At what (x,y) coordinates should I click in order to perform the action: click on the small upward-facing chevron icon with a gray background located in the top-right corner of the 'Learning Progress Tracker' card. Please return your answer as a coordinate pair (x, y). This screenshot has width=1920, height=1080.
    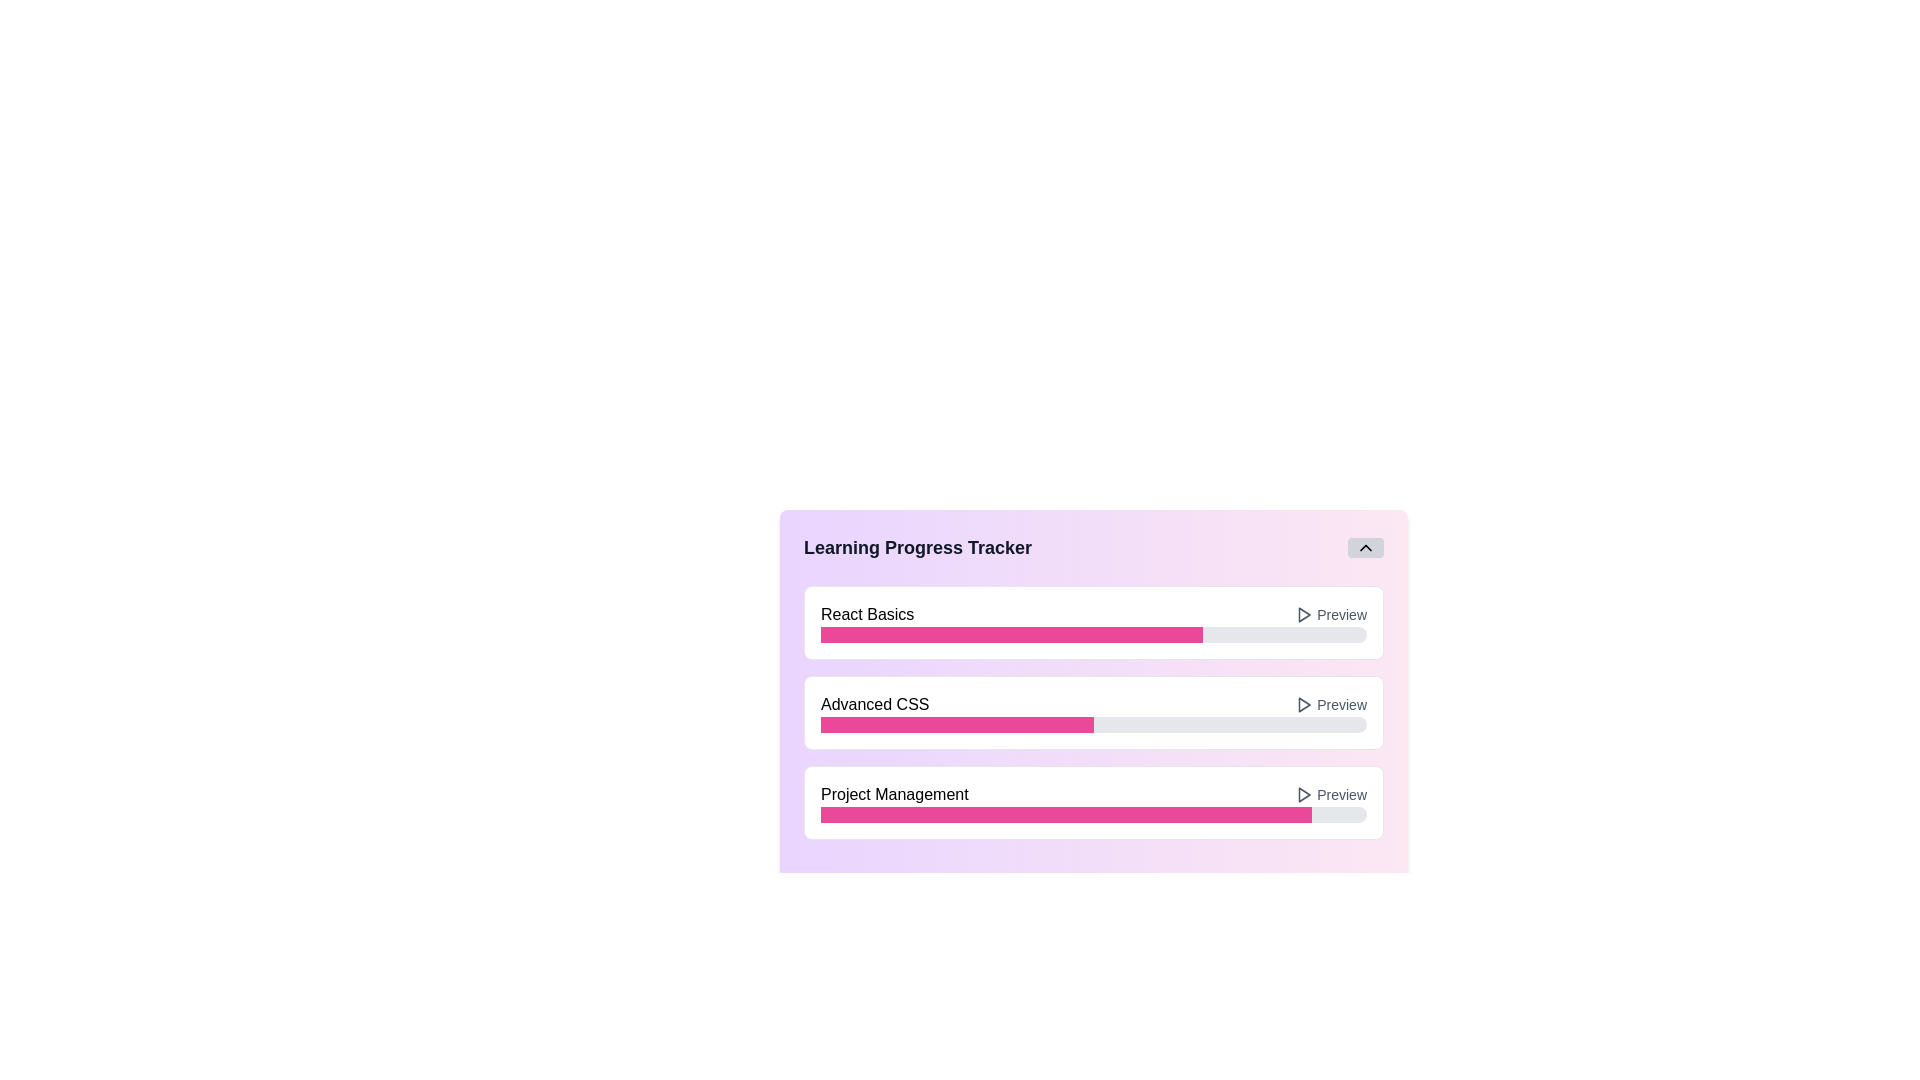
    Looking at the image, I should click on (1365, 547).